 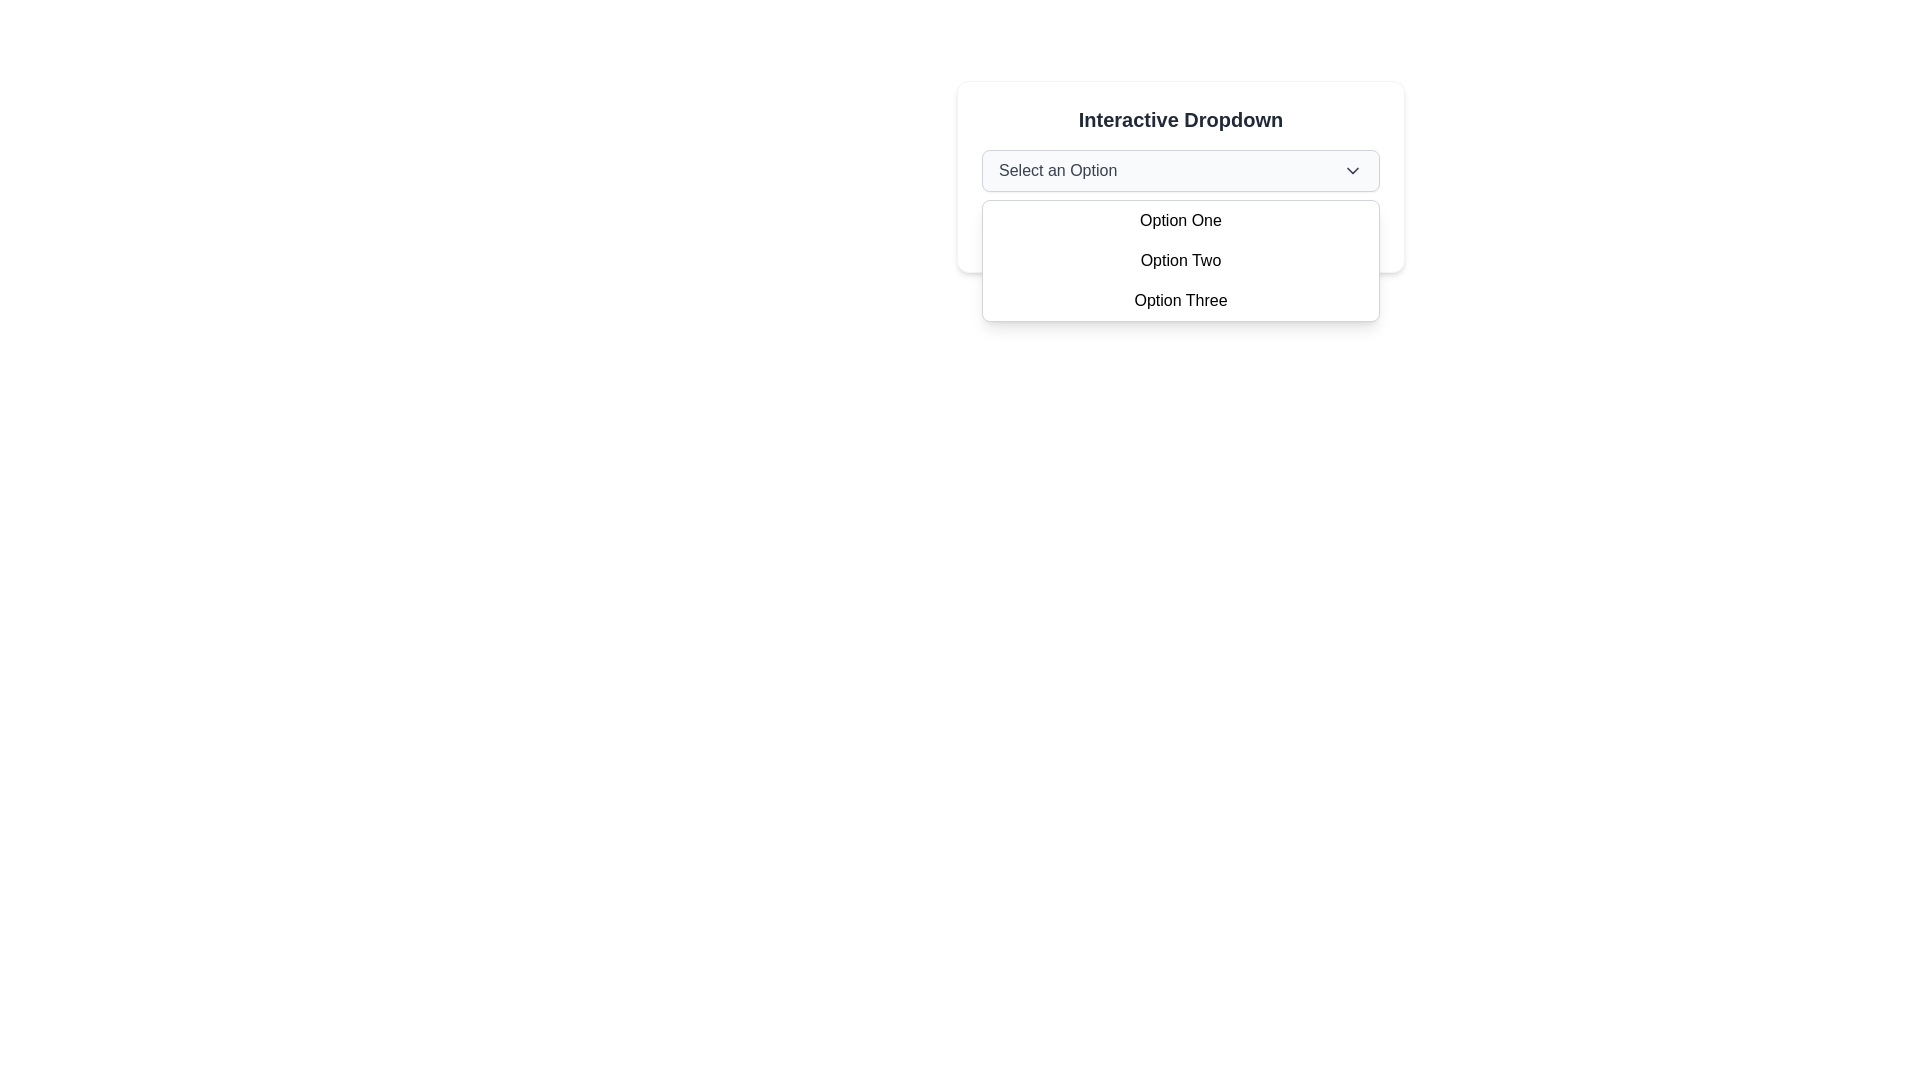 What do you see at coordinates (1180, 220) in the screenshot?
I see `the 'Option One' menu item` at bounding box center [1180, 220].